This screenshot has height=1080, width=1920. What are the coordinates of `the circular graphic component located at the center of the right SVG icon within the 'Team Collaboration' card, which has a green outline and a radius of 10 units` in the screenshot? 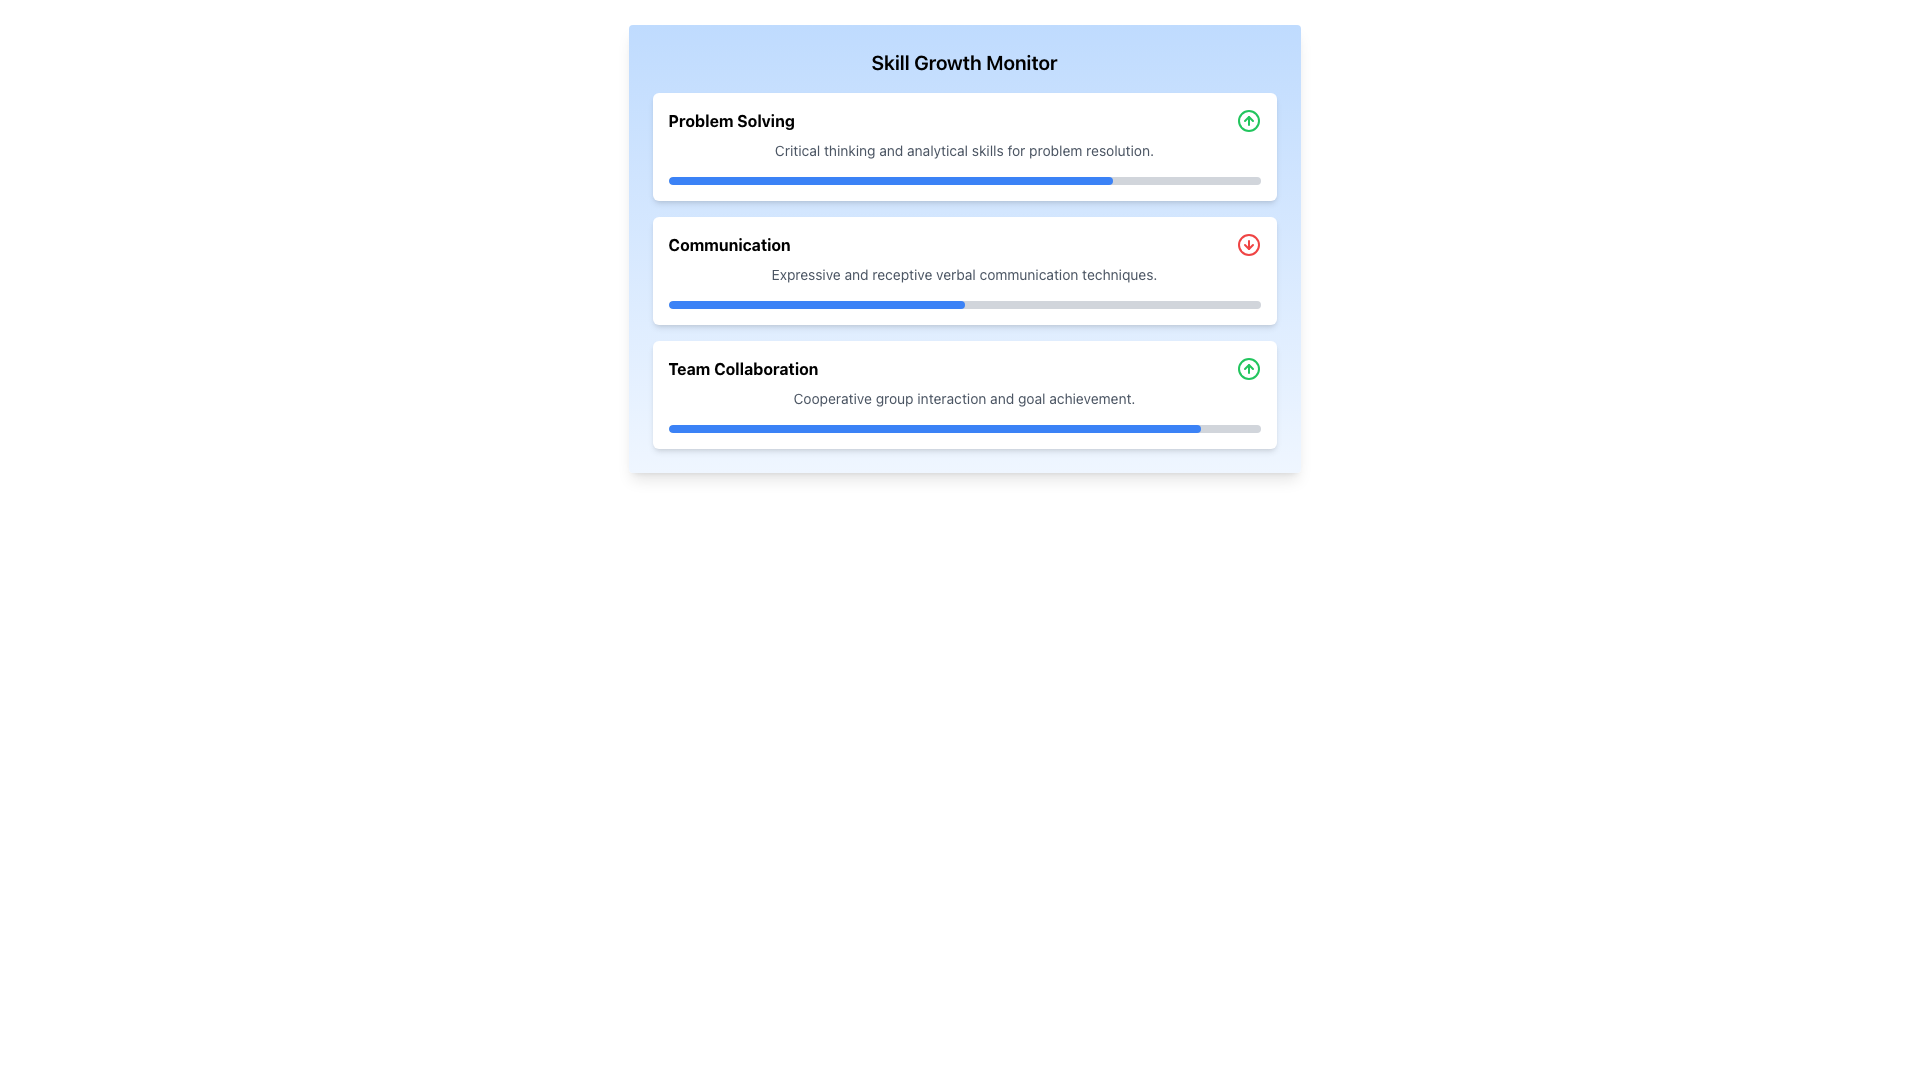 It's located at (1247, 369).